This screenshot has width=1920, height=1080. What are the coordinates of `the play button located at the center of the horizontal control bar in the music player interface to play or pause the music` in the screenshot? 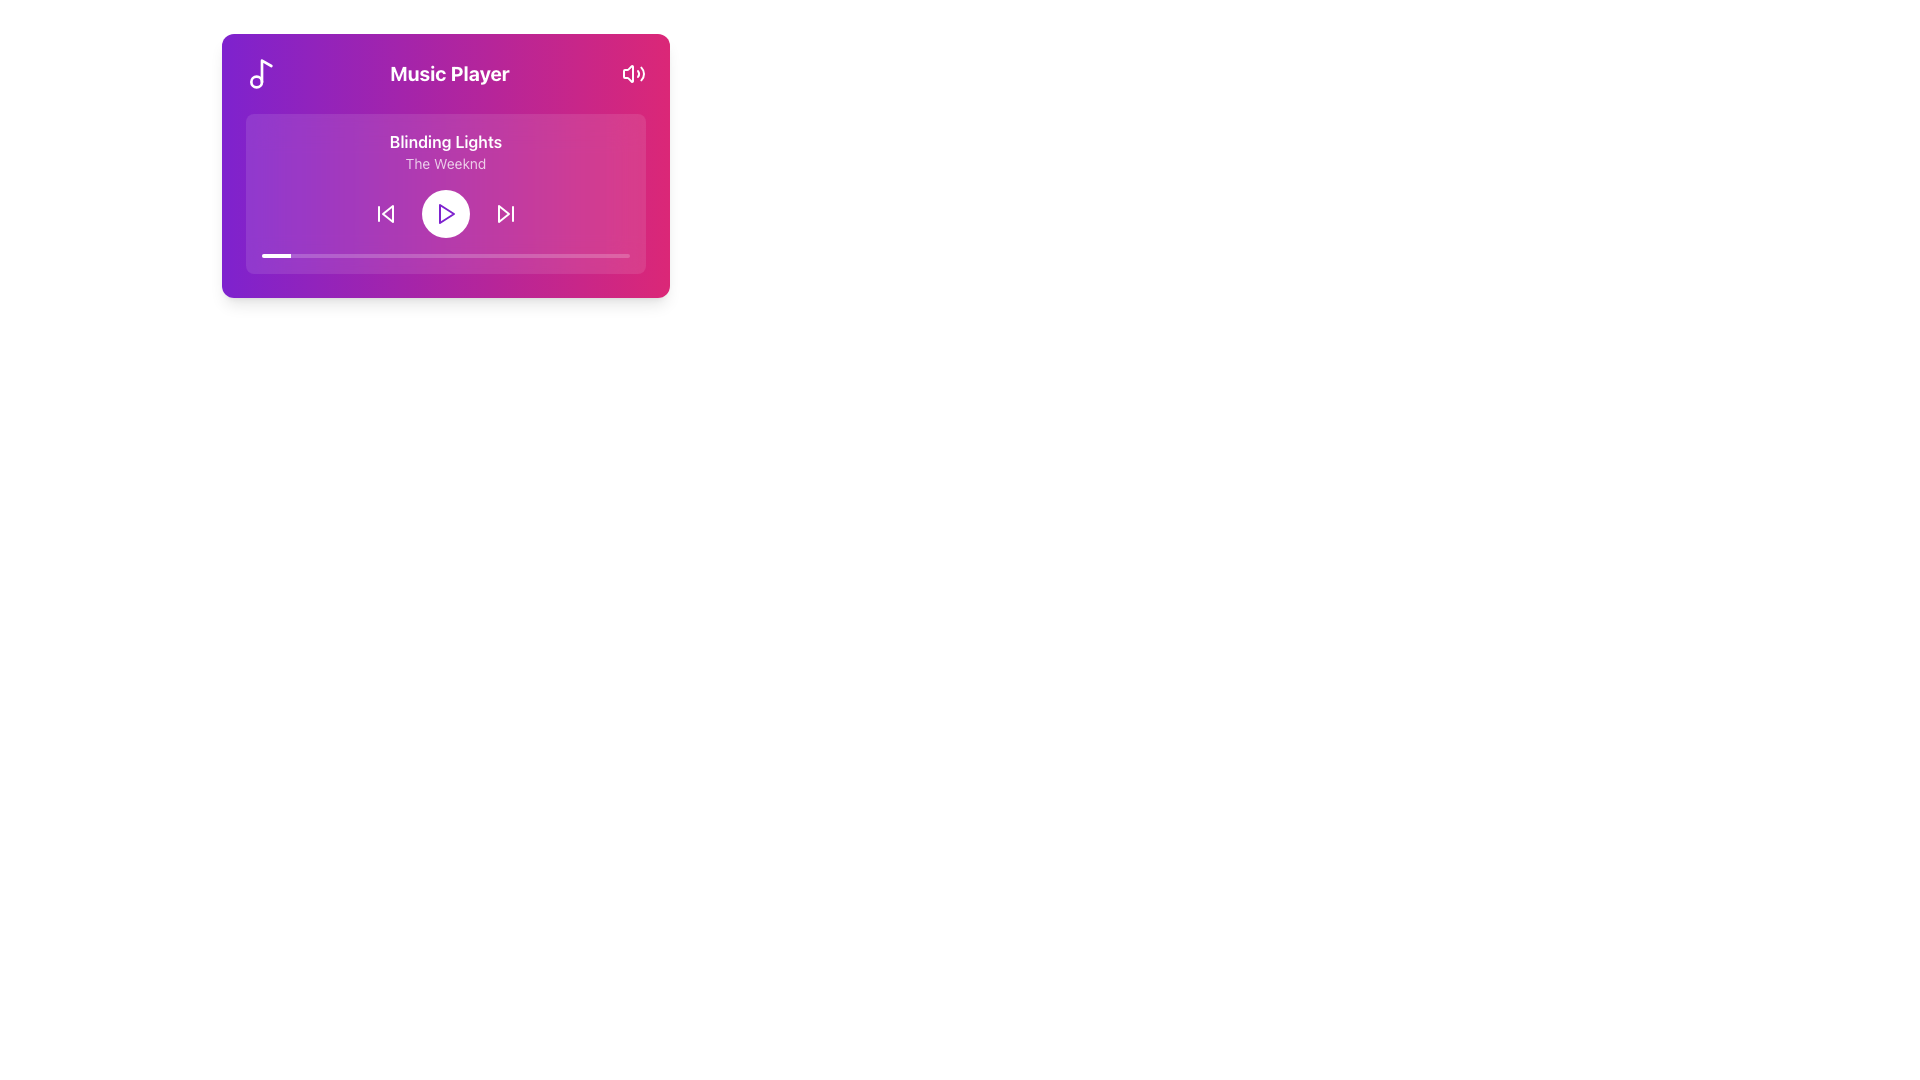 It's located at (445, 213).